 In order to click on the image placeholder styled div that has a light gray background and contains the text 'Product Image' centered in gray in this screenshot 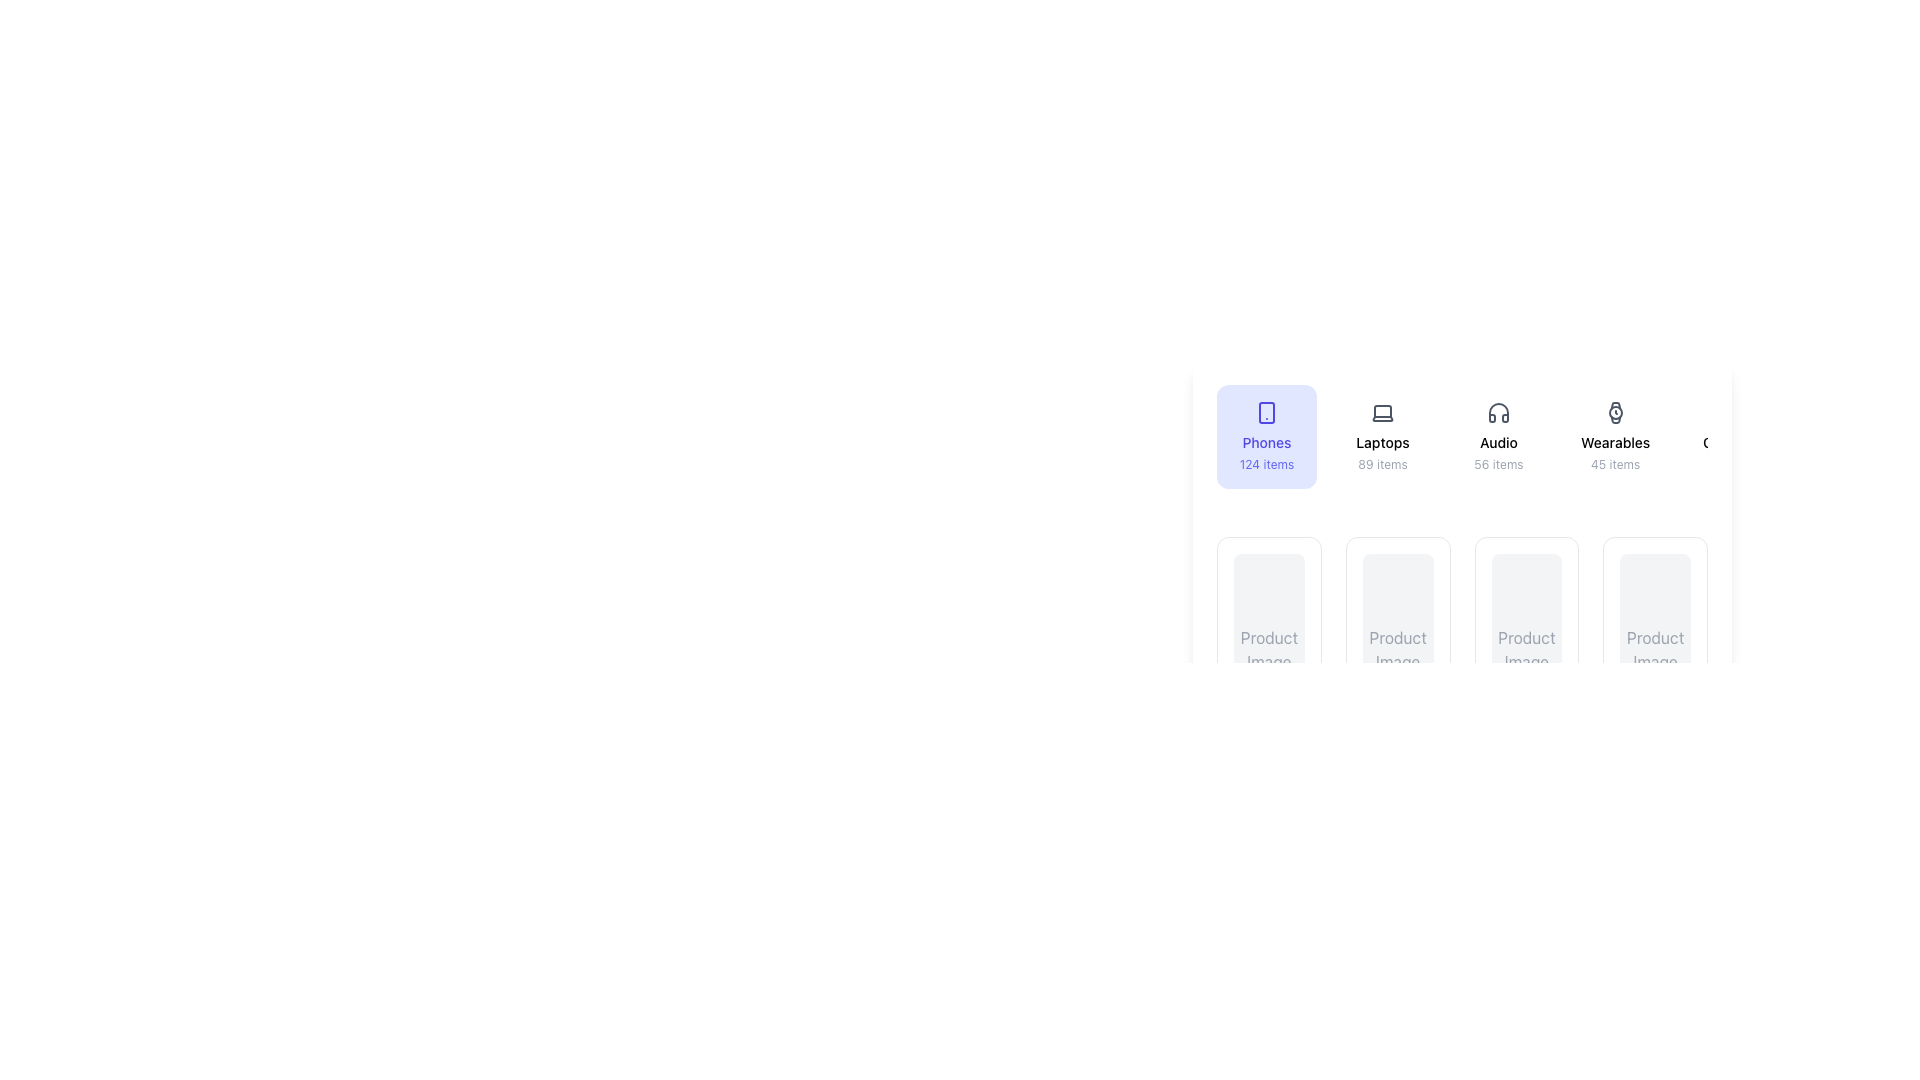, I will do `click(1655, 650)`.